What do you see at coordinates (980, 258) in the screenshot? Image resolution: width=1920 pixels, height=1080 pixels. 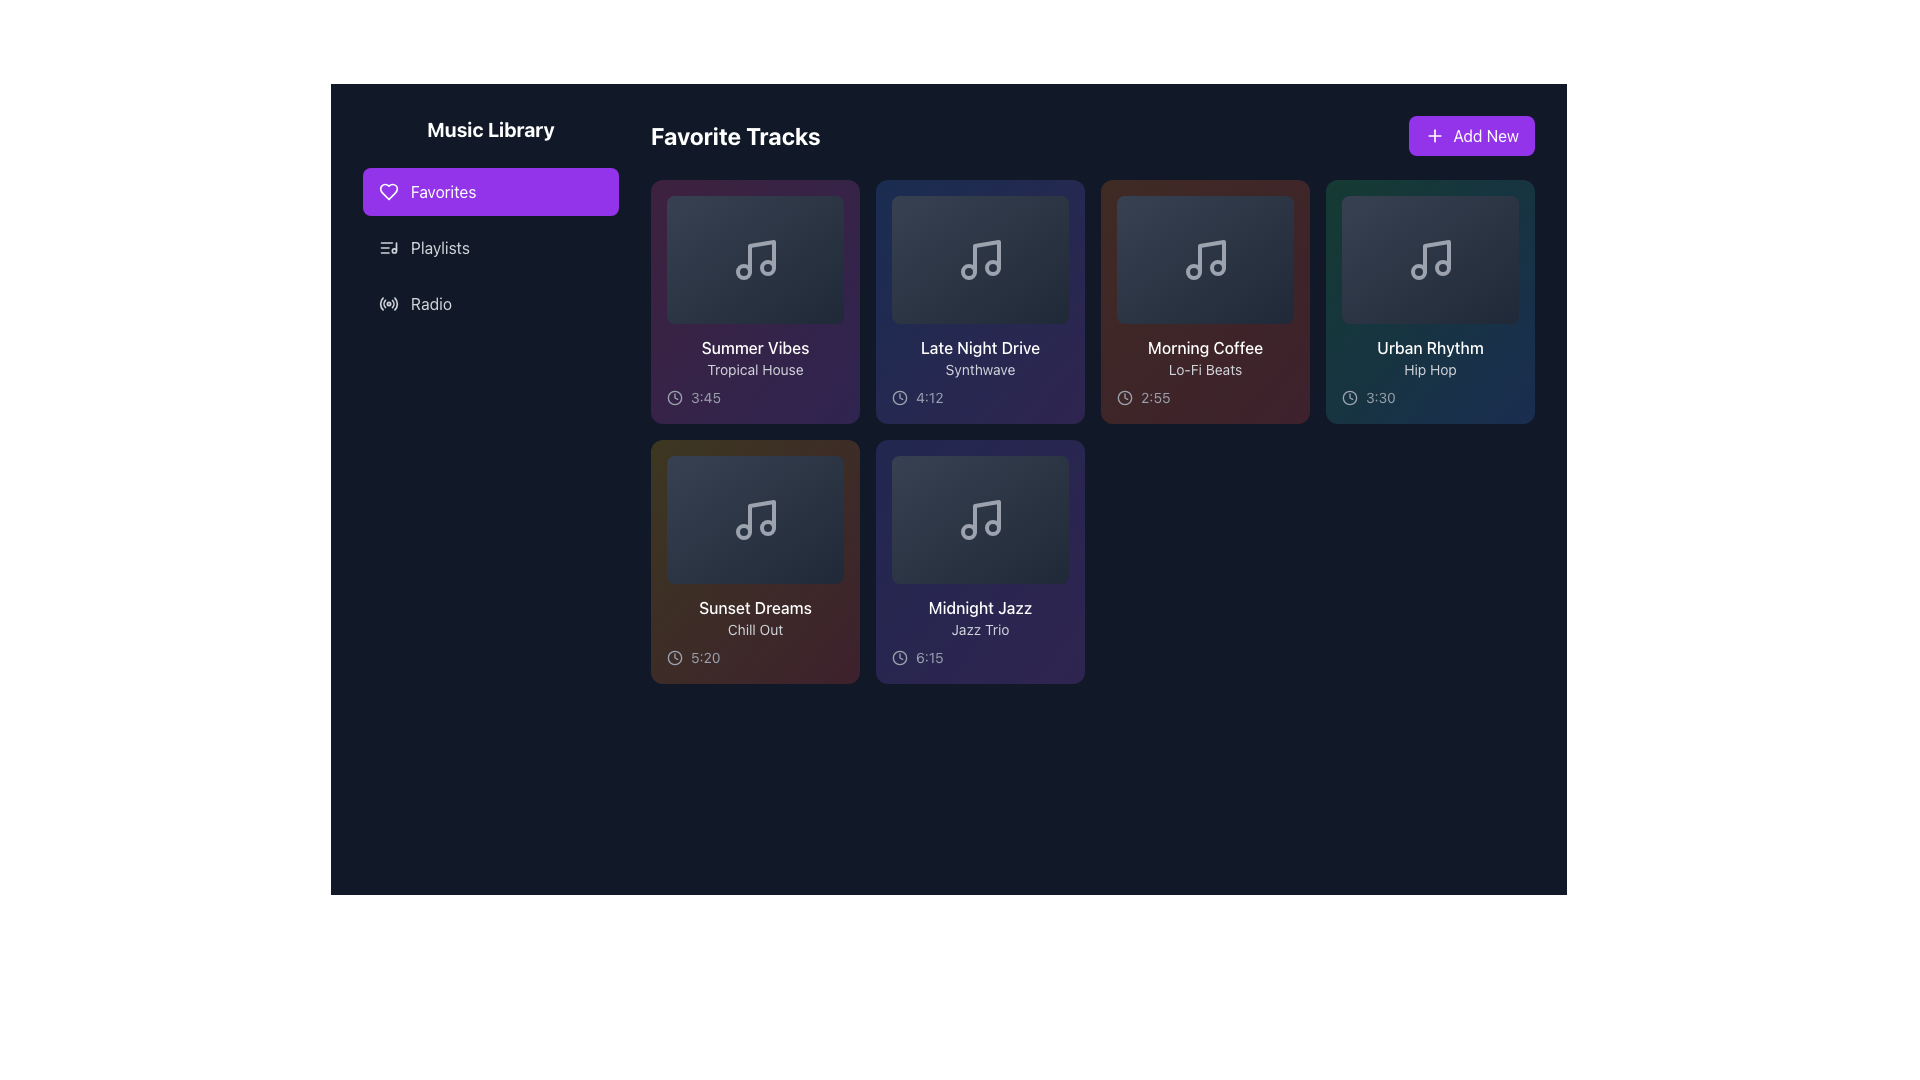 I see `the gradient-background rectangular tile featuring a music note icon, which is located above the 'Late Night Drive' label in the second column, first row of the grid layout` at bounding box center [980, 258].